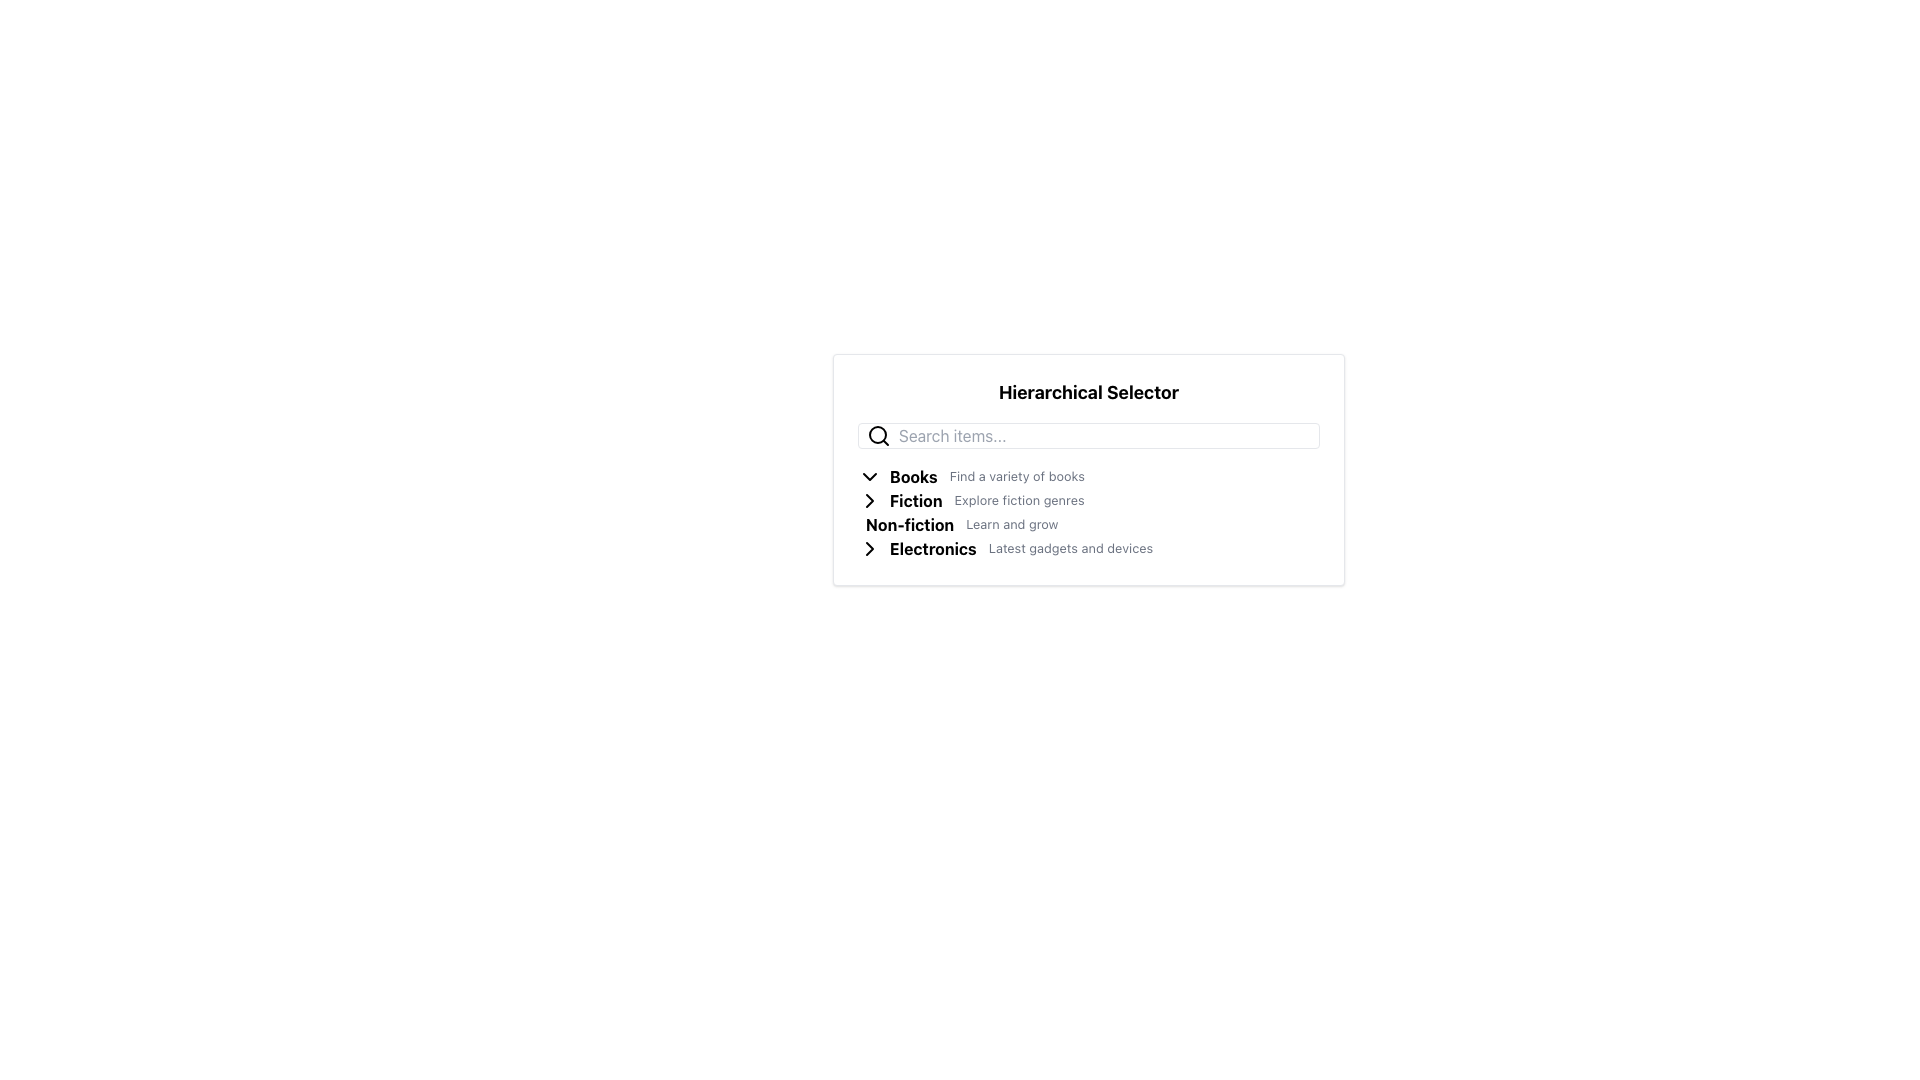  Describe the element at coordinates (1088, 500) in the screenshot. I see `the 'Fiction Explore fiction genres' category list item, which is the second item under the 'Books' category in the hierarchical selector` at that location.